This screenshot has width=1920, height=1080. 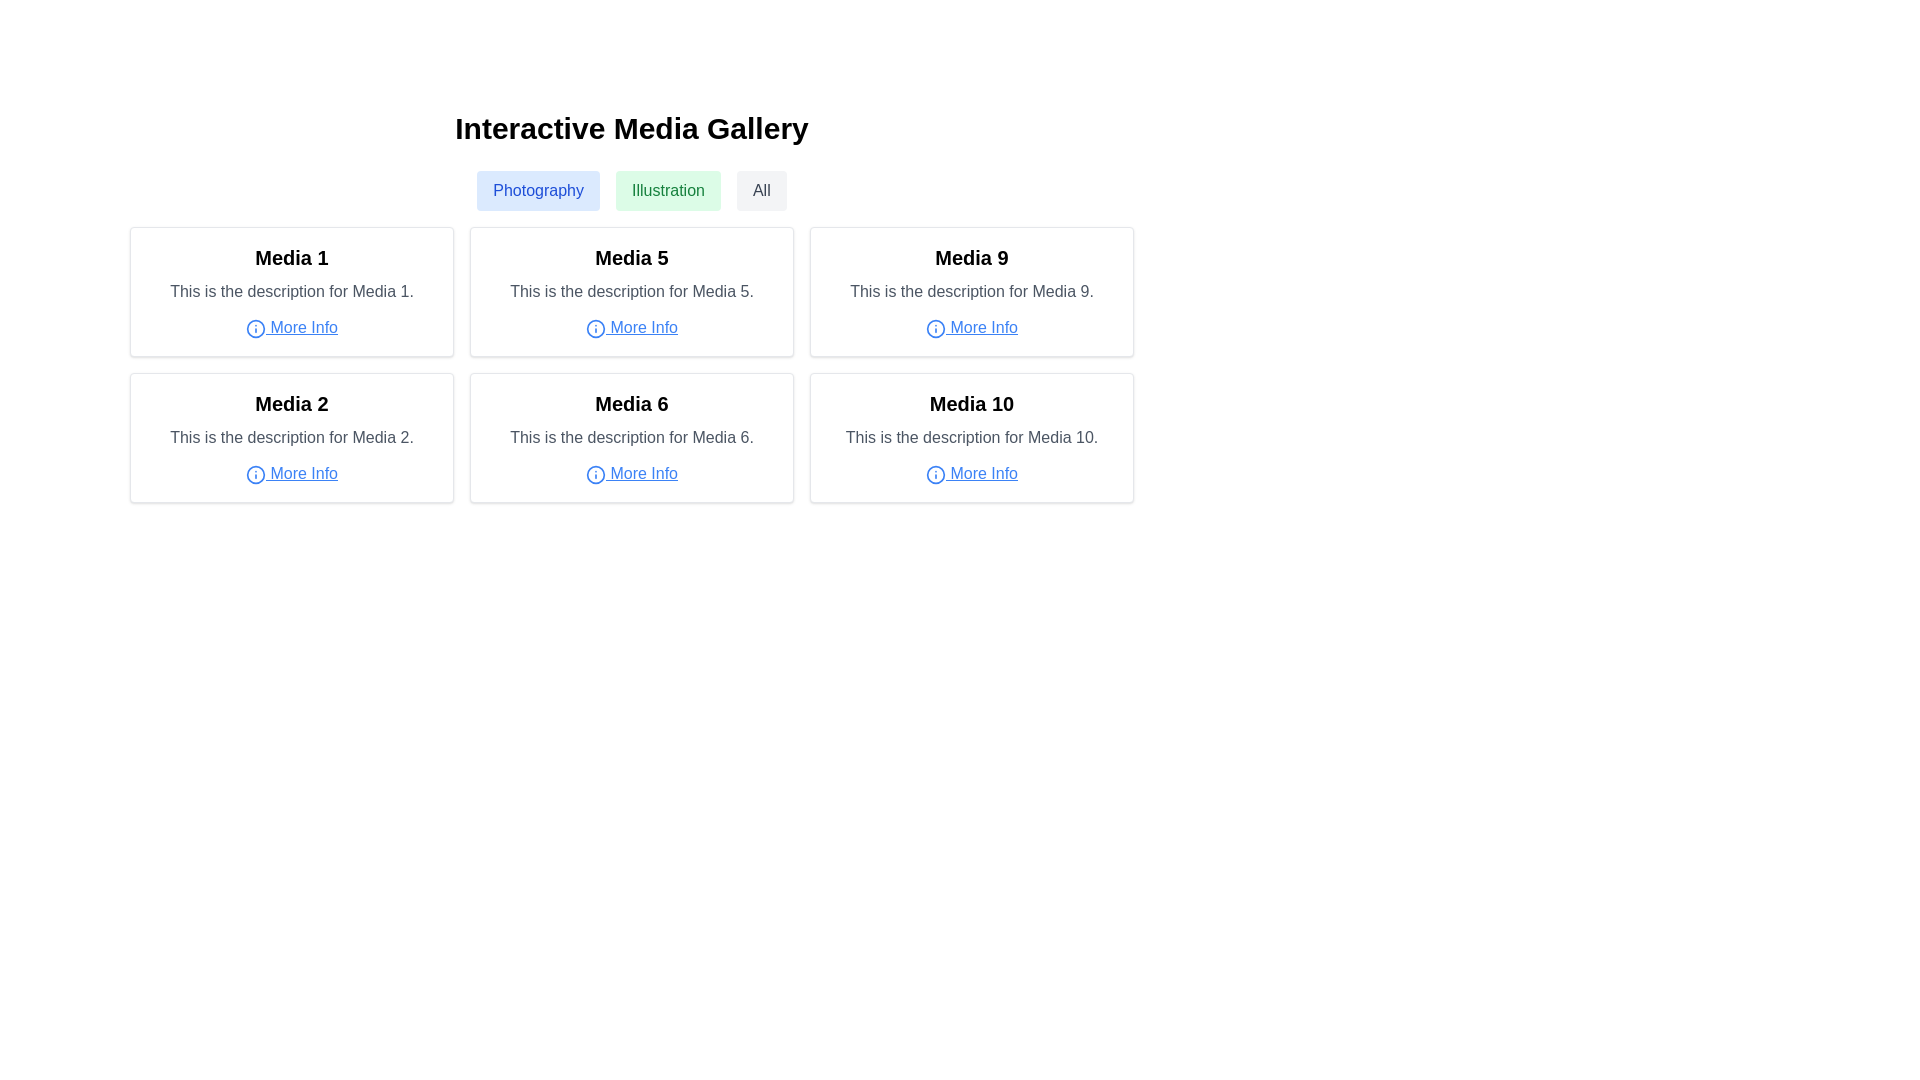 What do you see at coordinates (291, 474) in the screenshot?
I see `the hyperlink with an accompanying icon located in the 'Media 2' section` at bounding box center [291, 474].